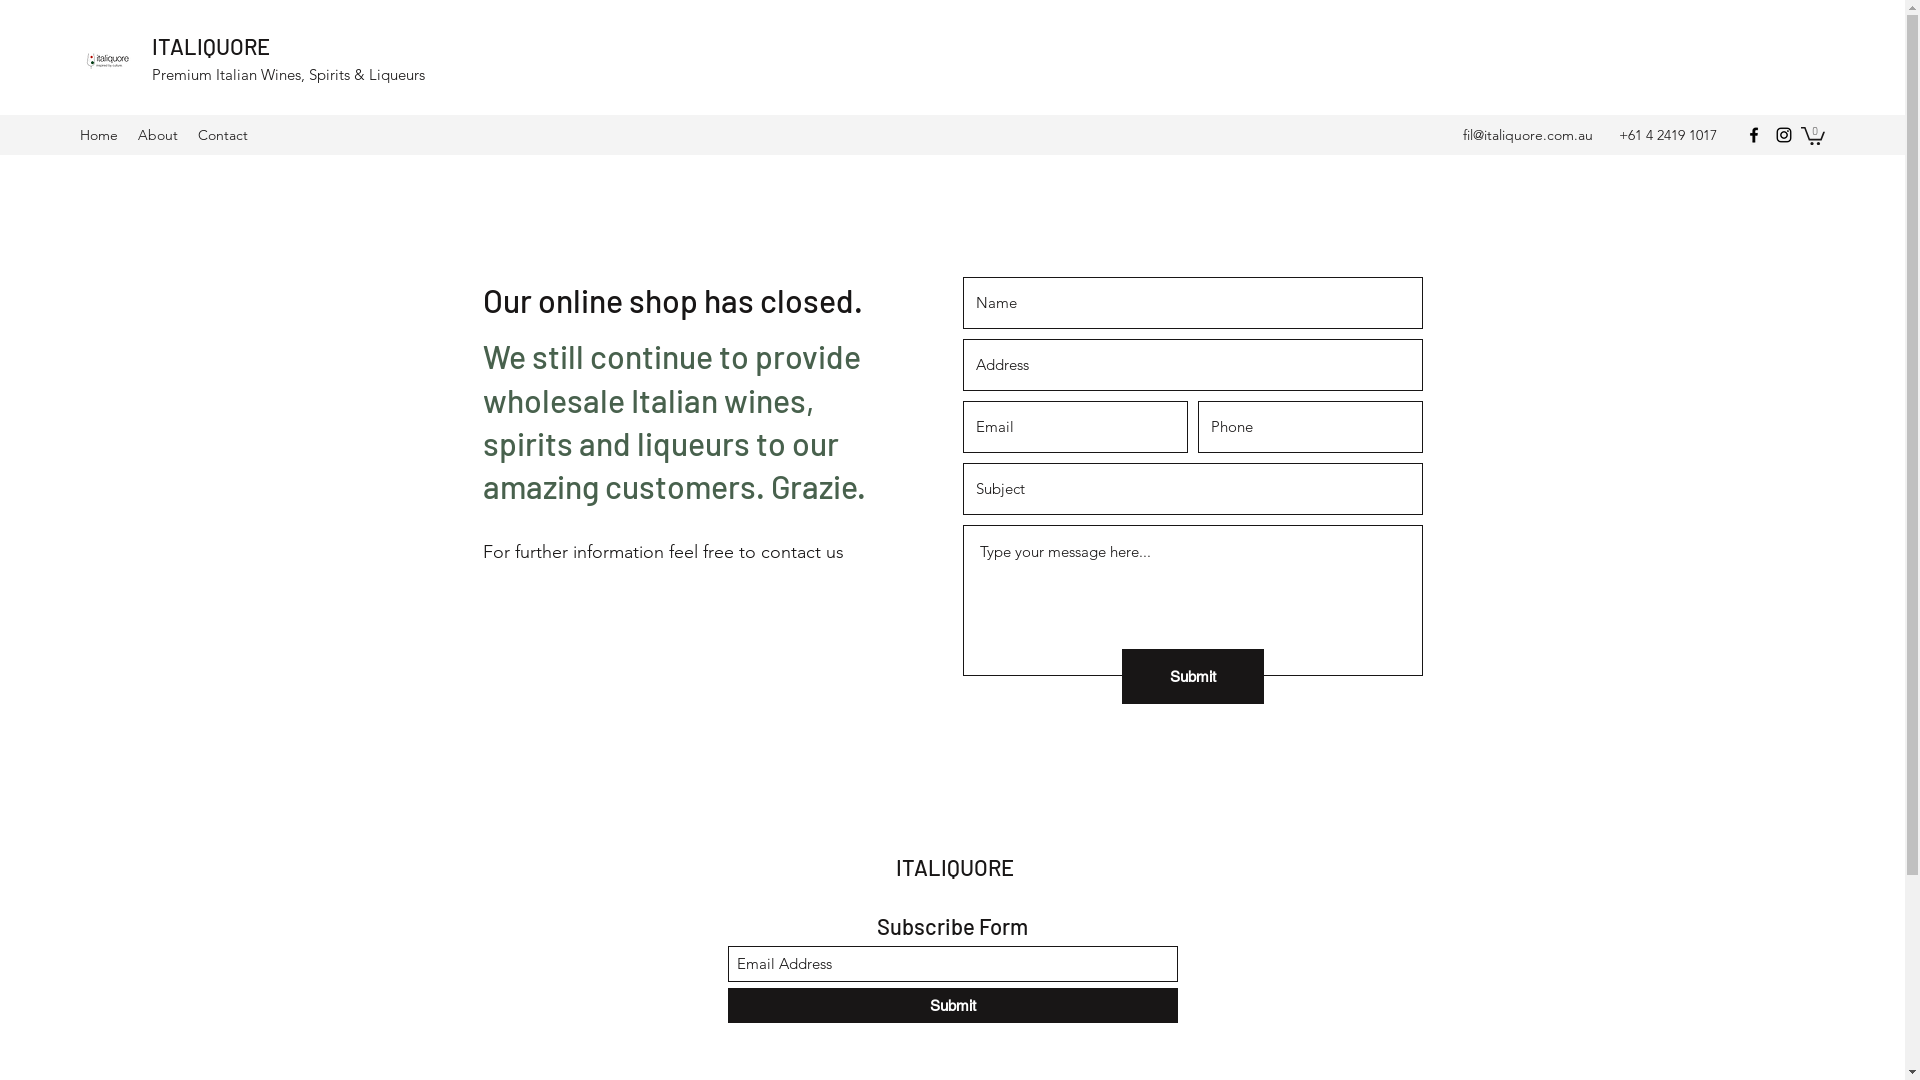 The height and width of the screenshot is (1080, 1920). I want to click on 'Home', so click(98, 135).